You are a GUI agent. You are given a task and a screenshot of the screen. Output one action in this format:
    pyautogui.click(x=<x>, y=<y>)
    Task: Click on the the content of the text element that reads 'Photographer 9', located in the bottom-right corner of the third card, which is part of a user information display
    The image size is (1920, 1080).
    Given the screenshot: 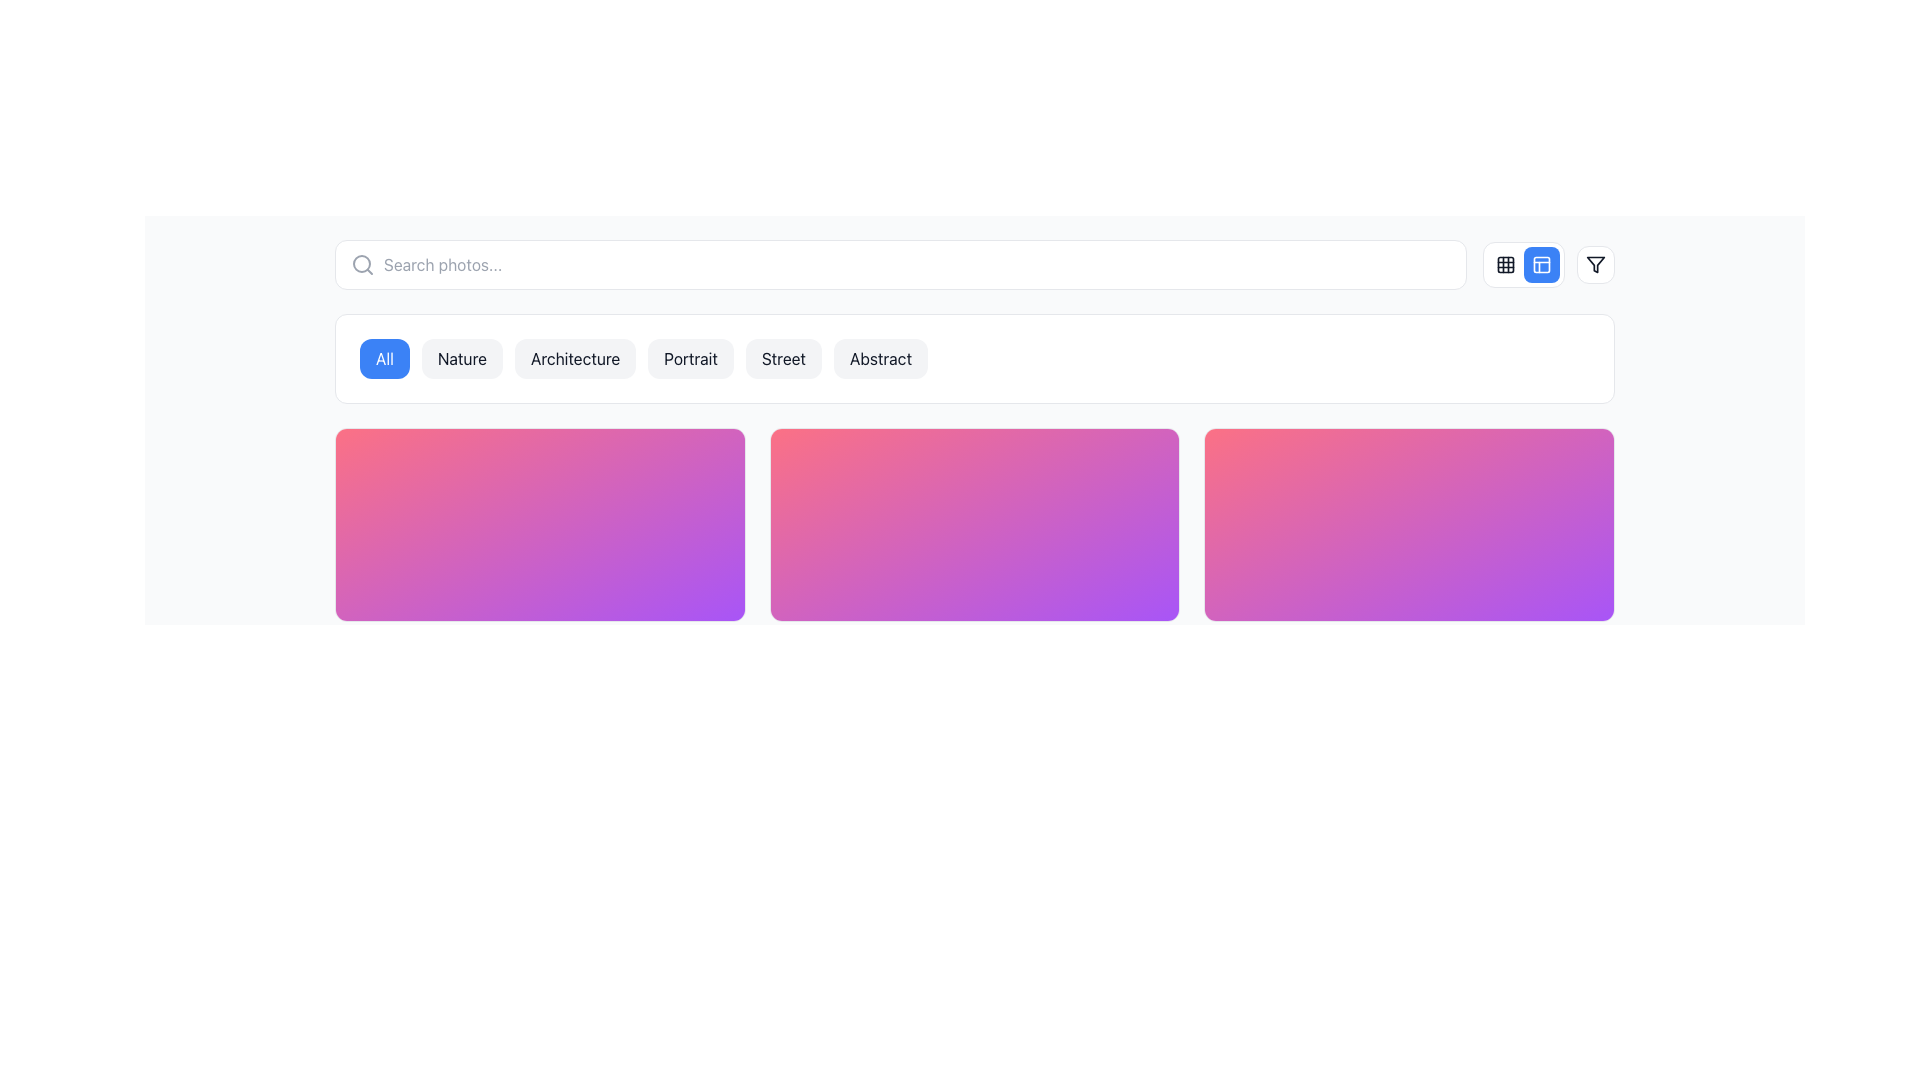 What is the action you would take?
    pyautogui.click(x=1313, y=588)
    